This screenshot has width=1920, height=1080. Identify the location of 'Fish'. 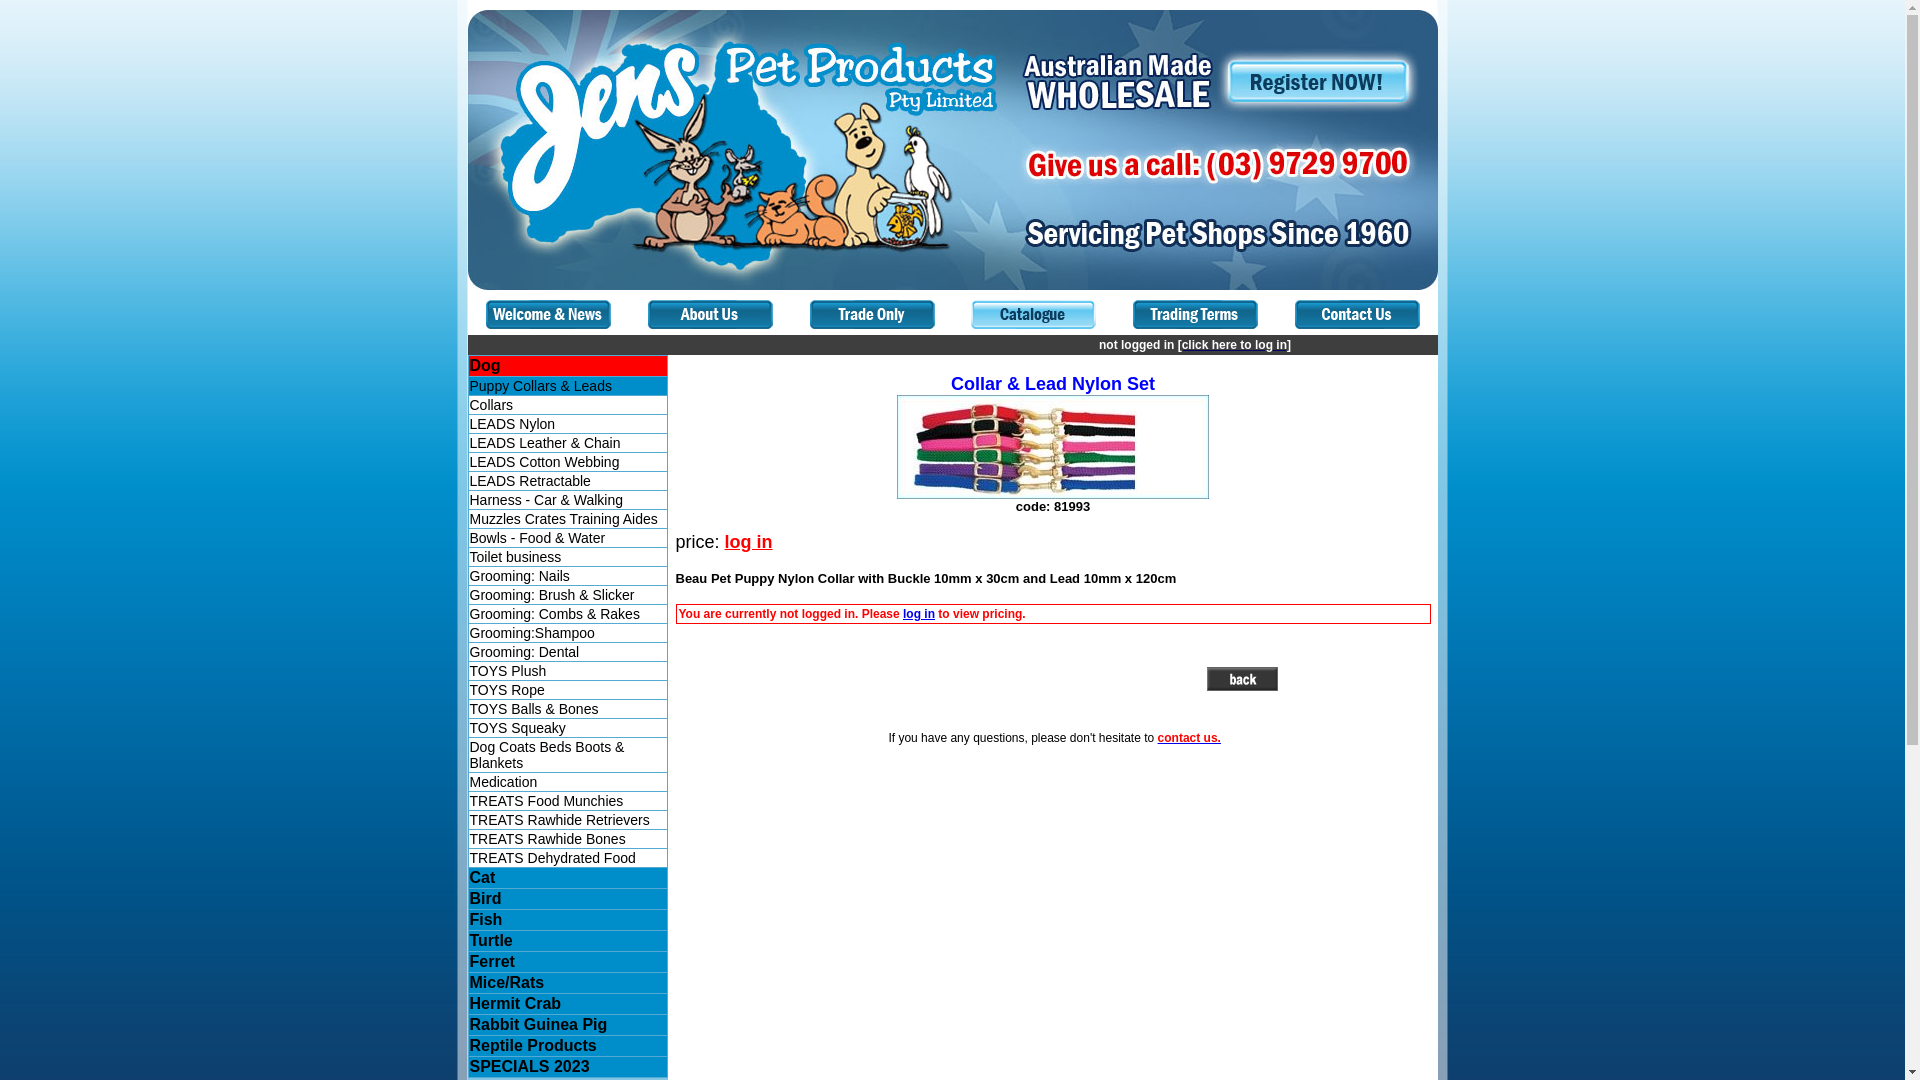
(486, 919).